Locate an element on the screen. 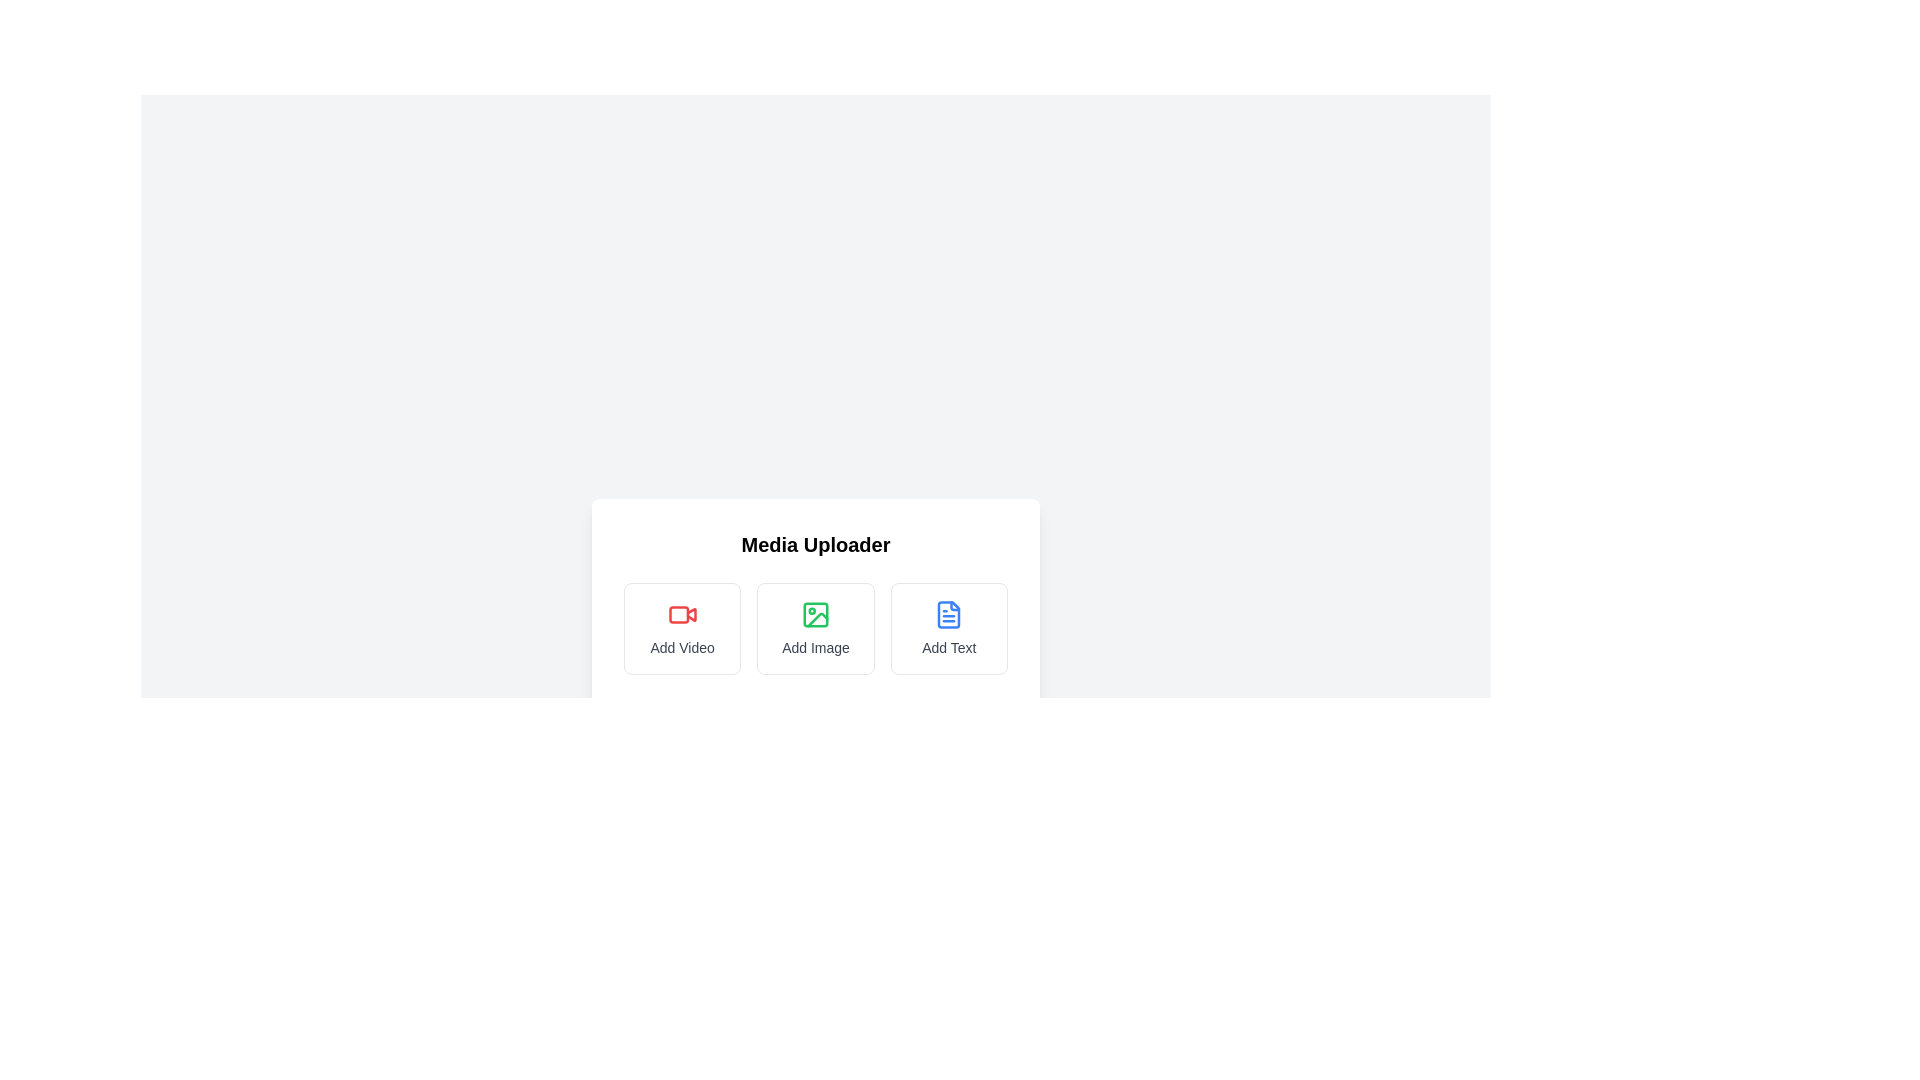  the rounded rectangle element with a greenish hue that serves as the background structure within the 'Add Image' button in the Media Uploader interface is located at coordinates (816, 613).